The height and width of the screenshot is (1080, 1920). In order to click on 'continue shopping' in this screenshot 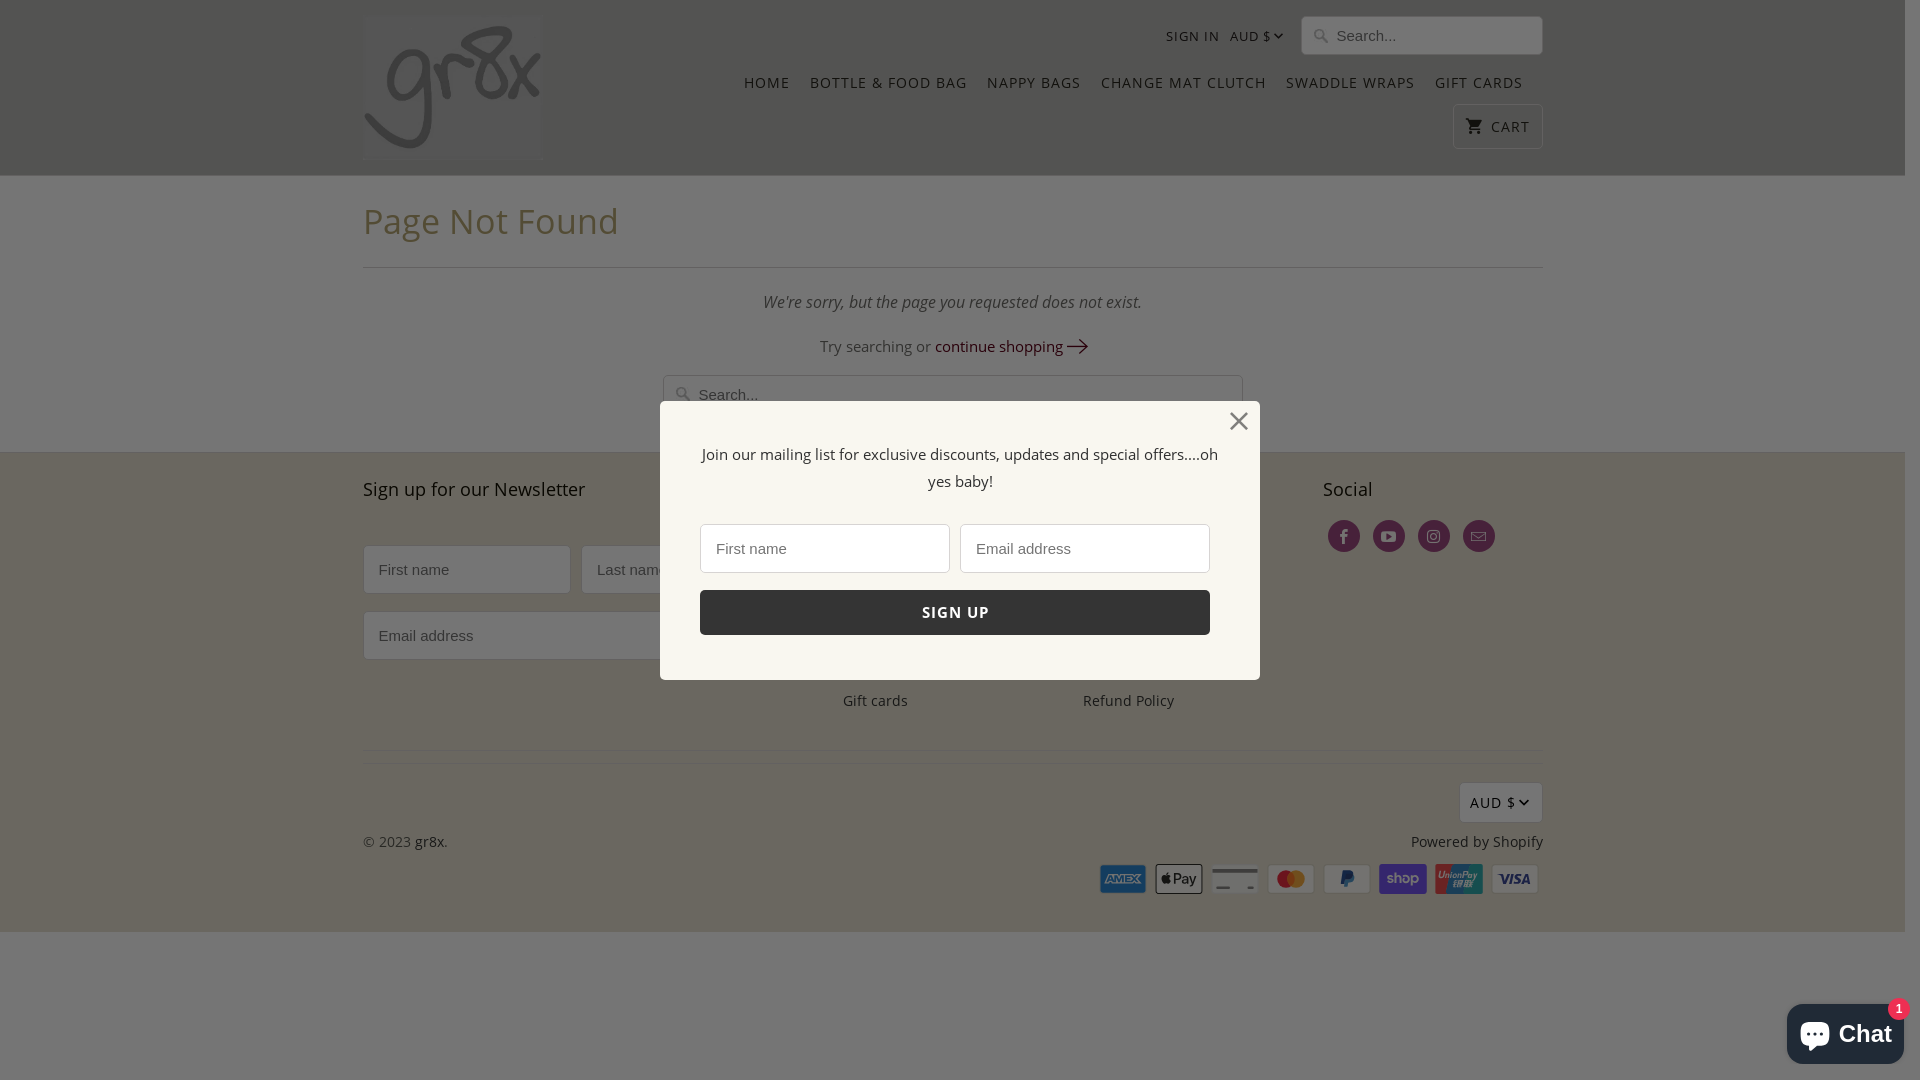, I will do `click(934, 345)`.